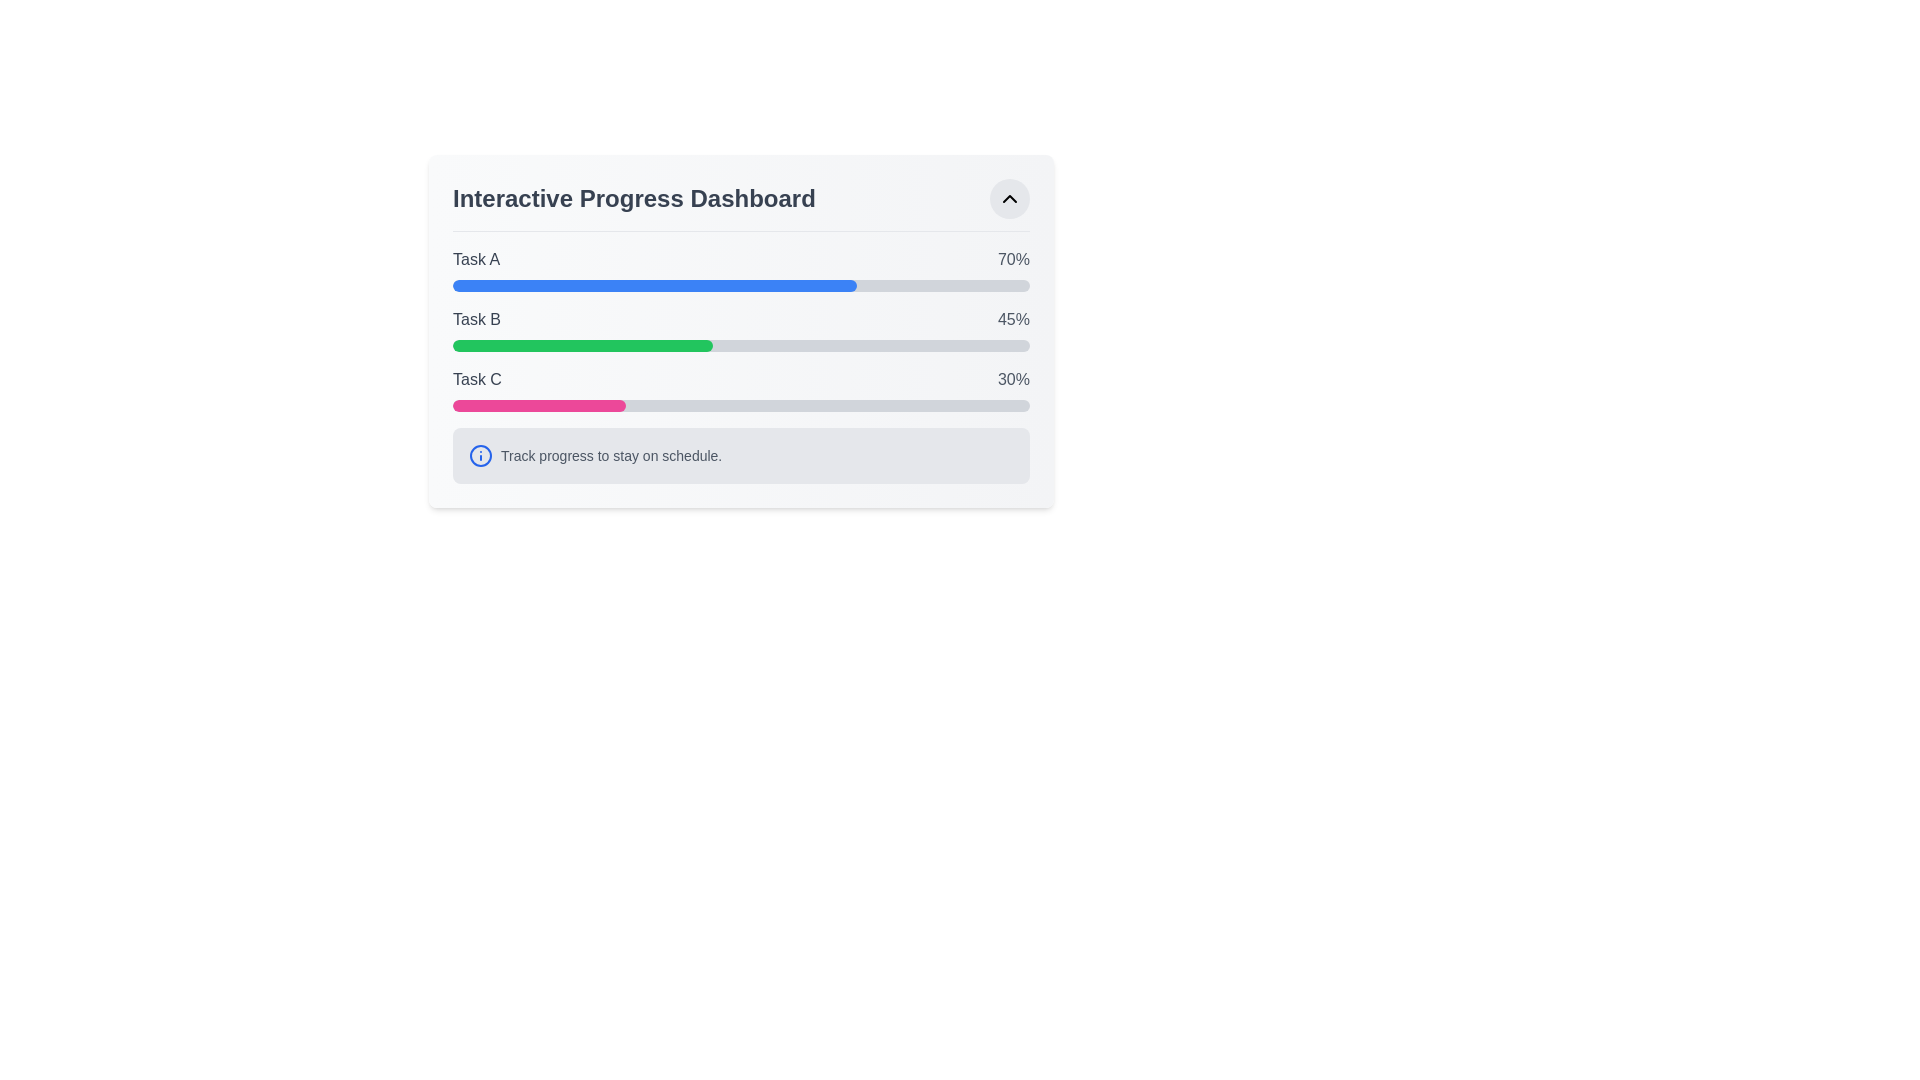 The width and height of the screenshot is (1920, 1080). Describe the element at coordinates (1009, 199) in the screenshot. I see `the circular button with a light gray background and a black upward-pointing chevron icon` at that location.